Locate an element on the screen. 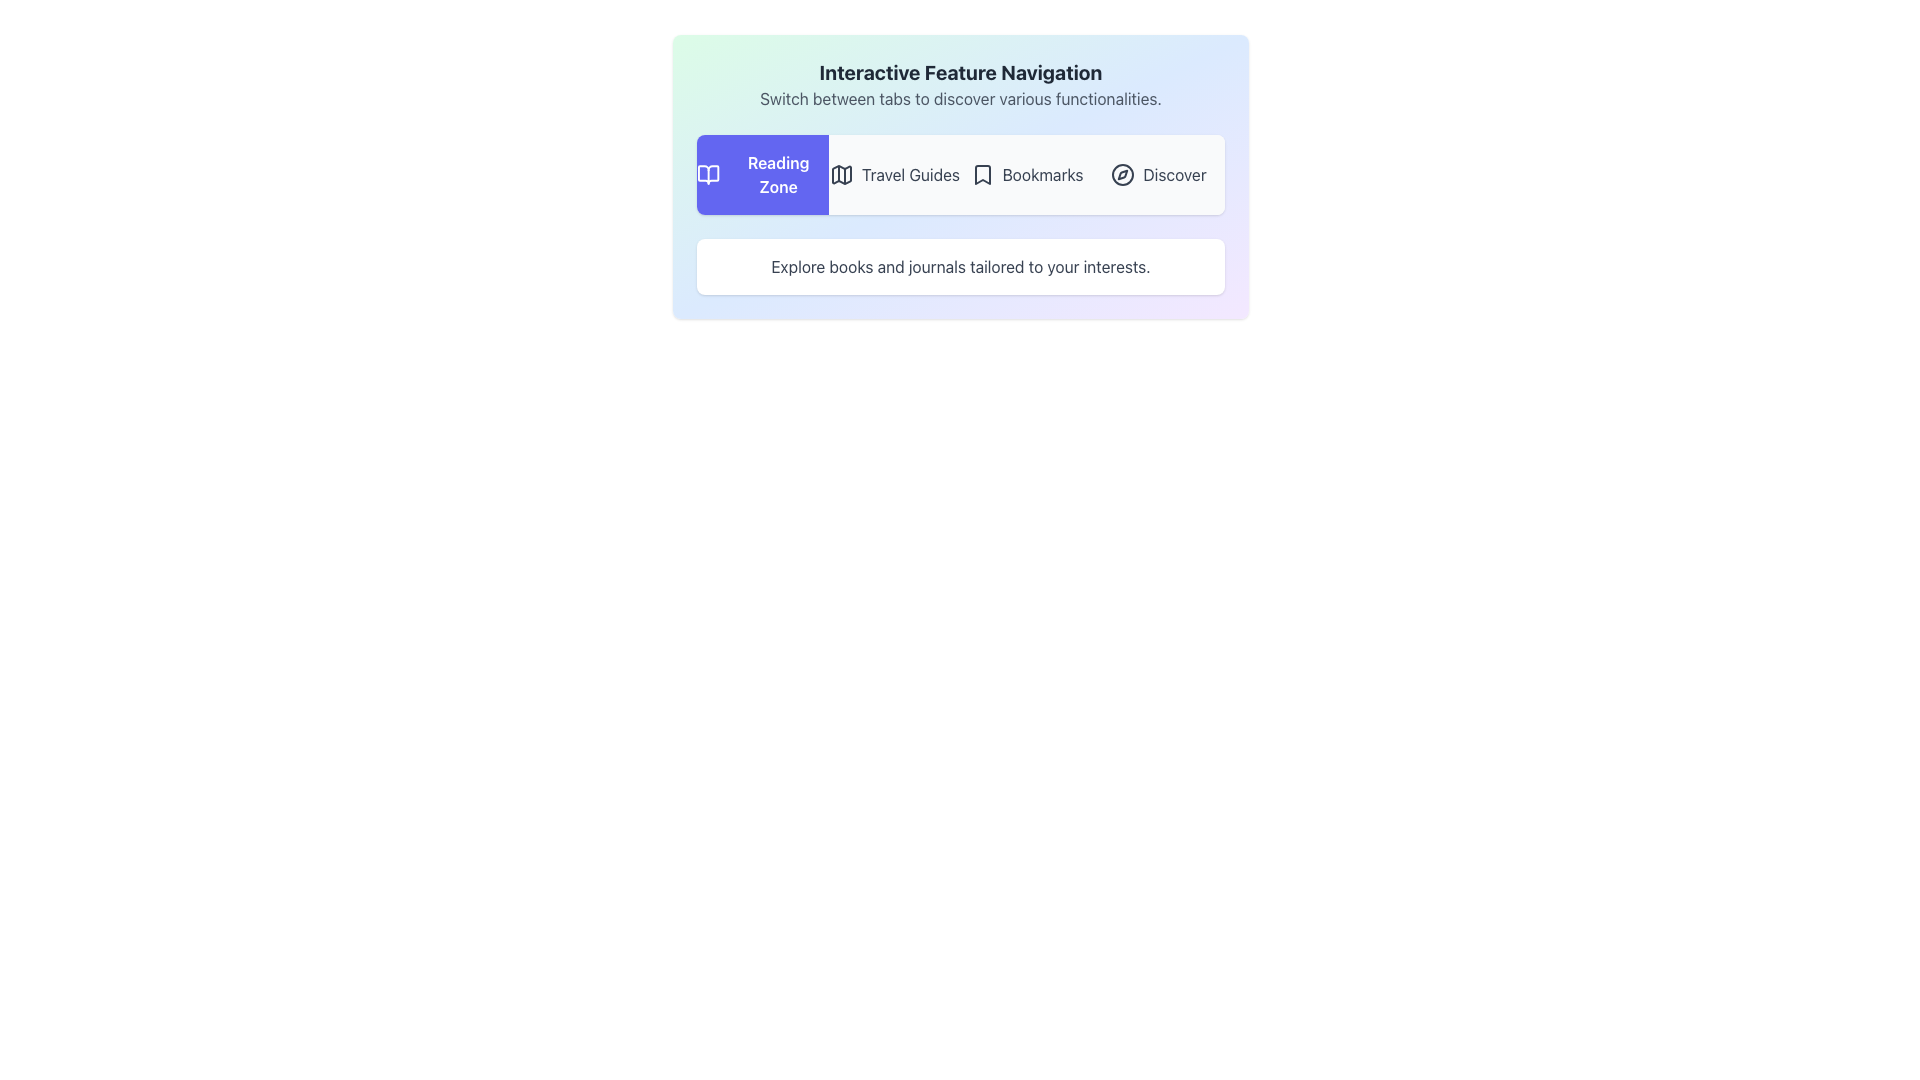 The height and width of the screenshot is (1080, 1920). the 'Discover' button, which is a rectangular tab with a white background and gray text is located at coordinates (1158, 173).